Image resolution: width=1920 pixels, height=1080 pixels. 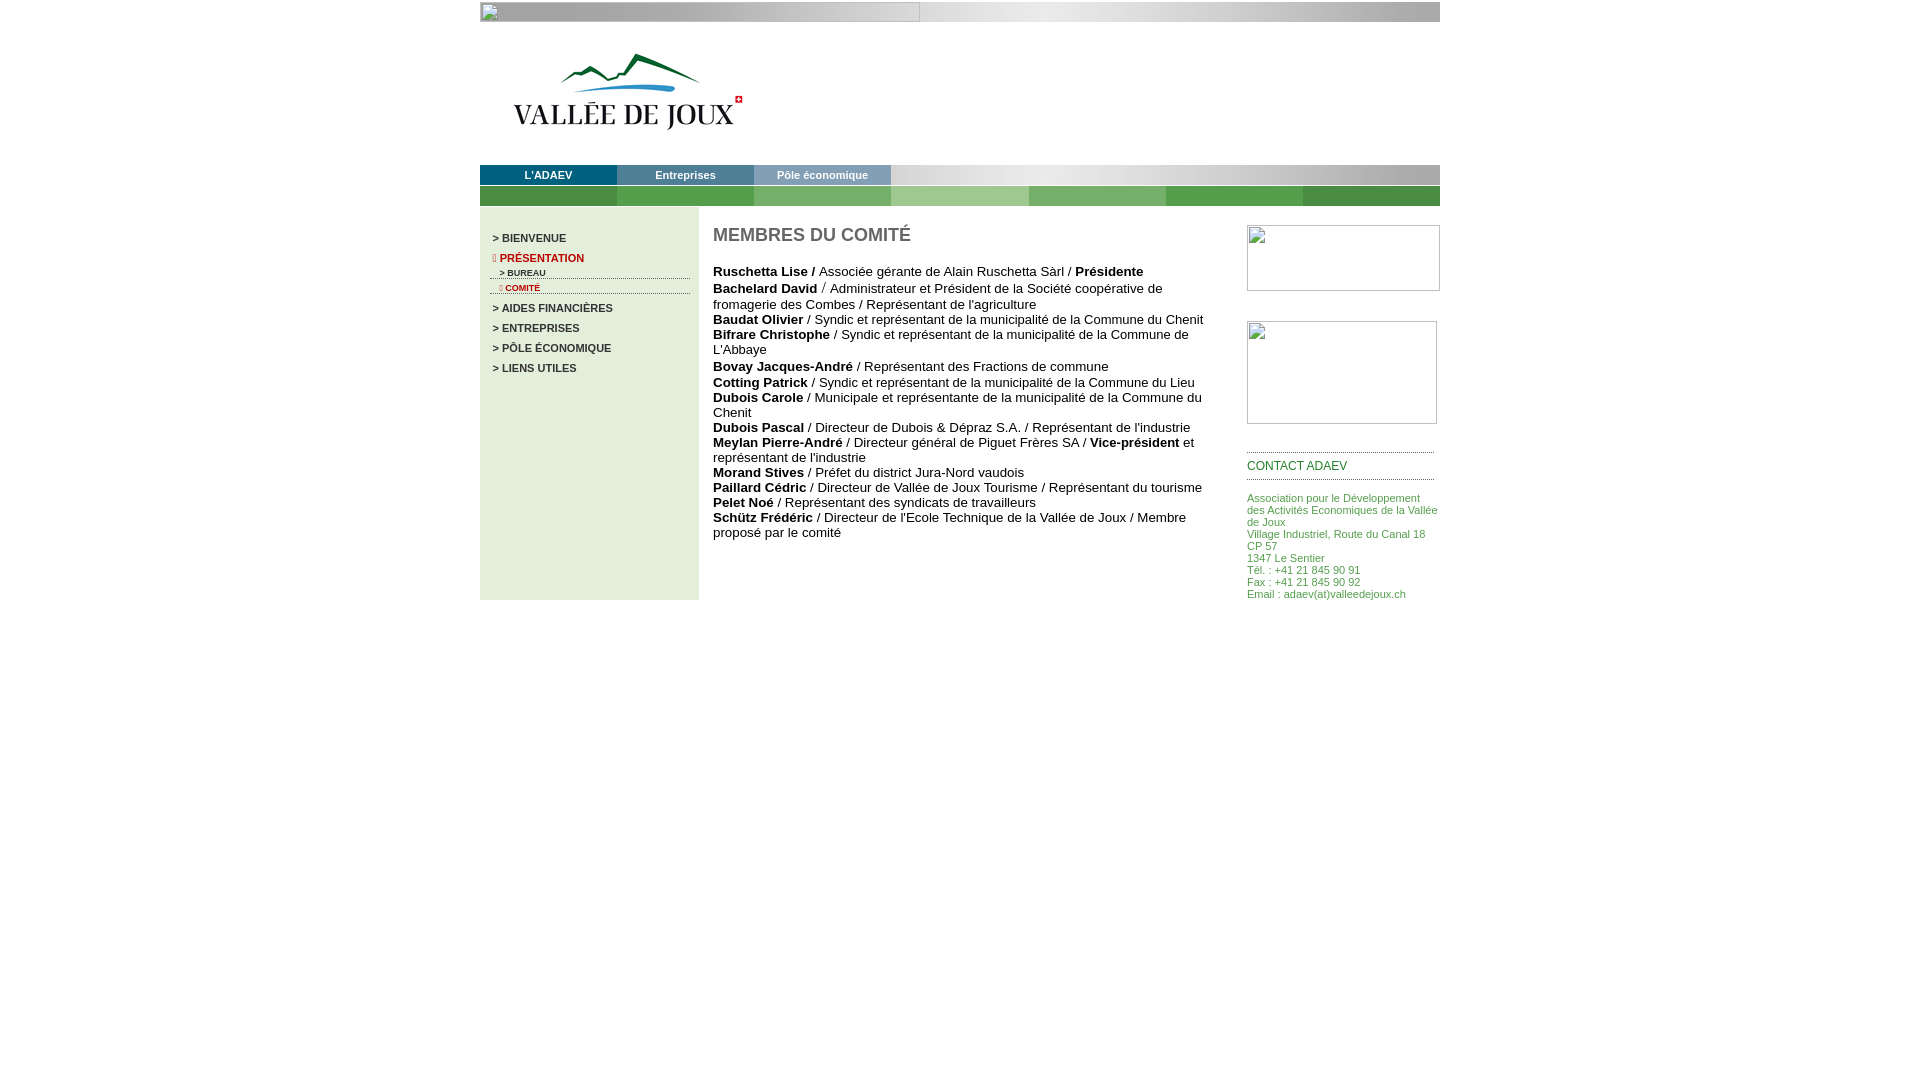 What do you see at coordinates (533, 367) in the screenshot?
I see `' > LIENS UTILES'` at bounding box center [533, 367].